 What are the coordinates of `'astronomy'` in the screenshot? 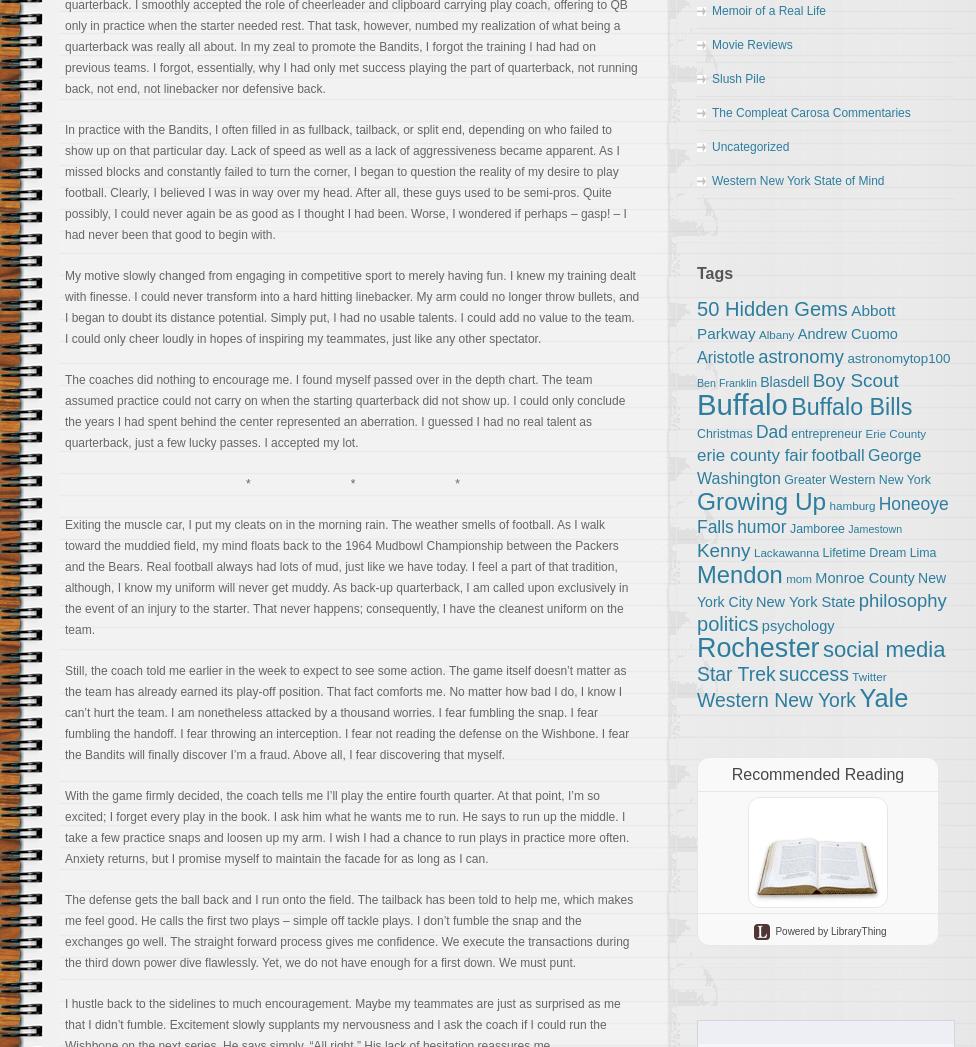 It's located at (801, 356).